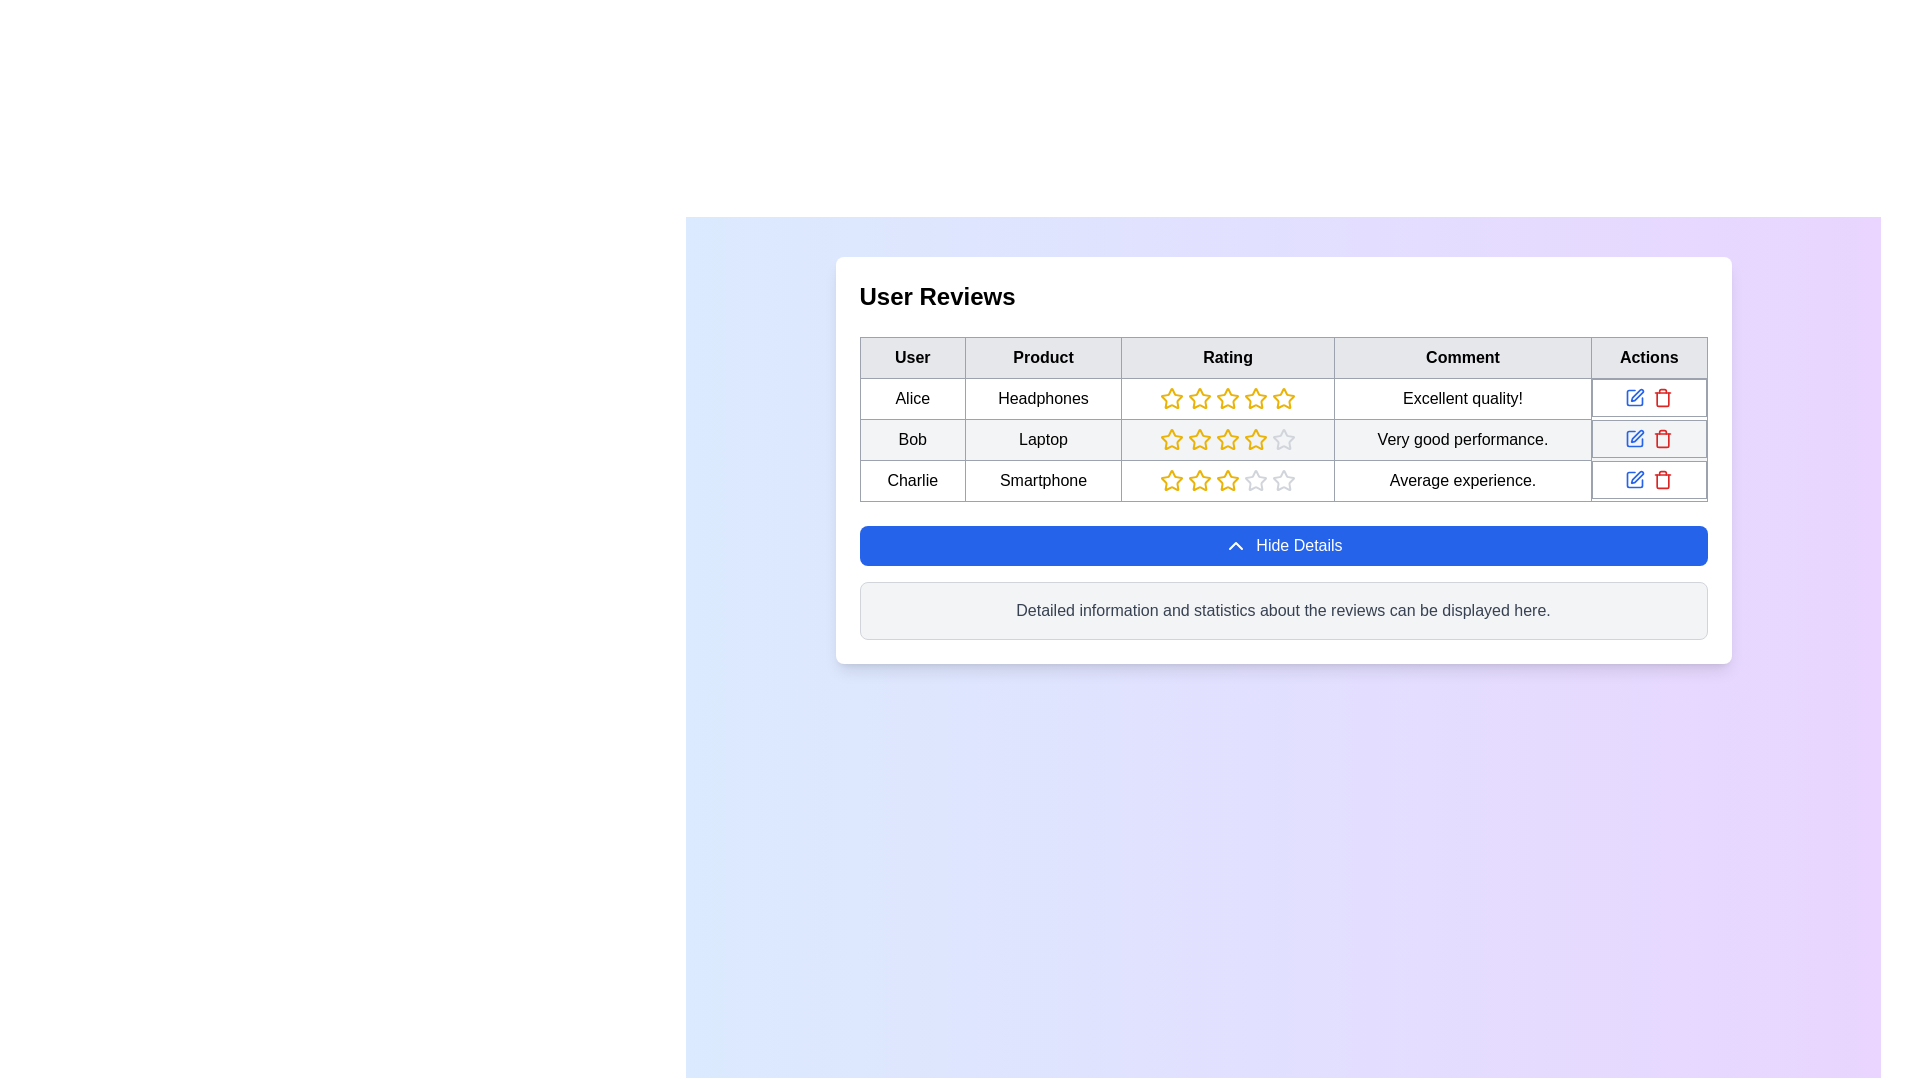 This screenshot has width=1920, height=1080. Describe the element at coordinates (936, 297) in the screenshot. I see `the bold 'User Reviews' text label located at the top of the user reviews section` at that location.